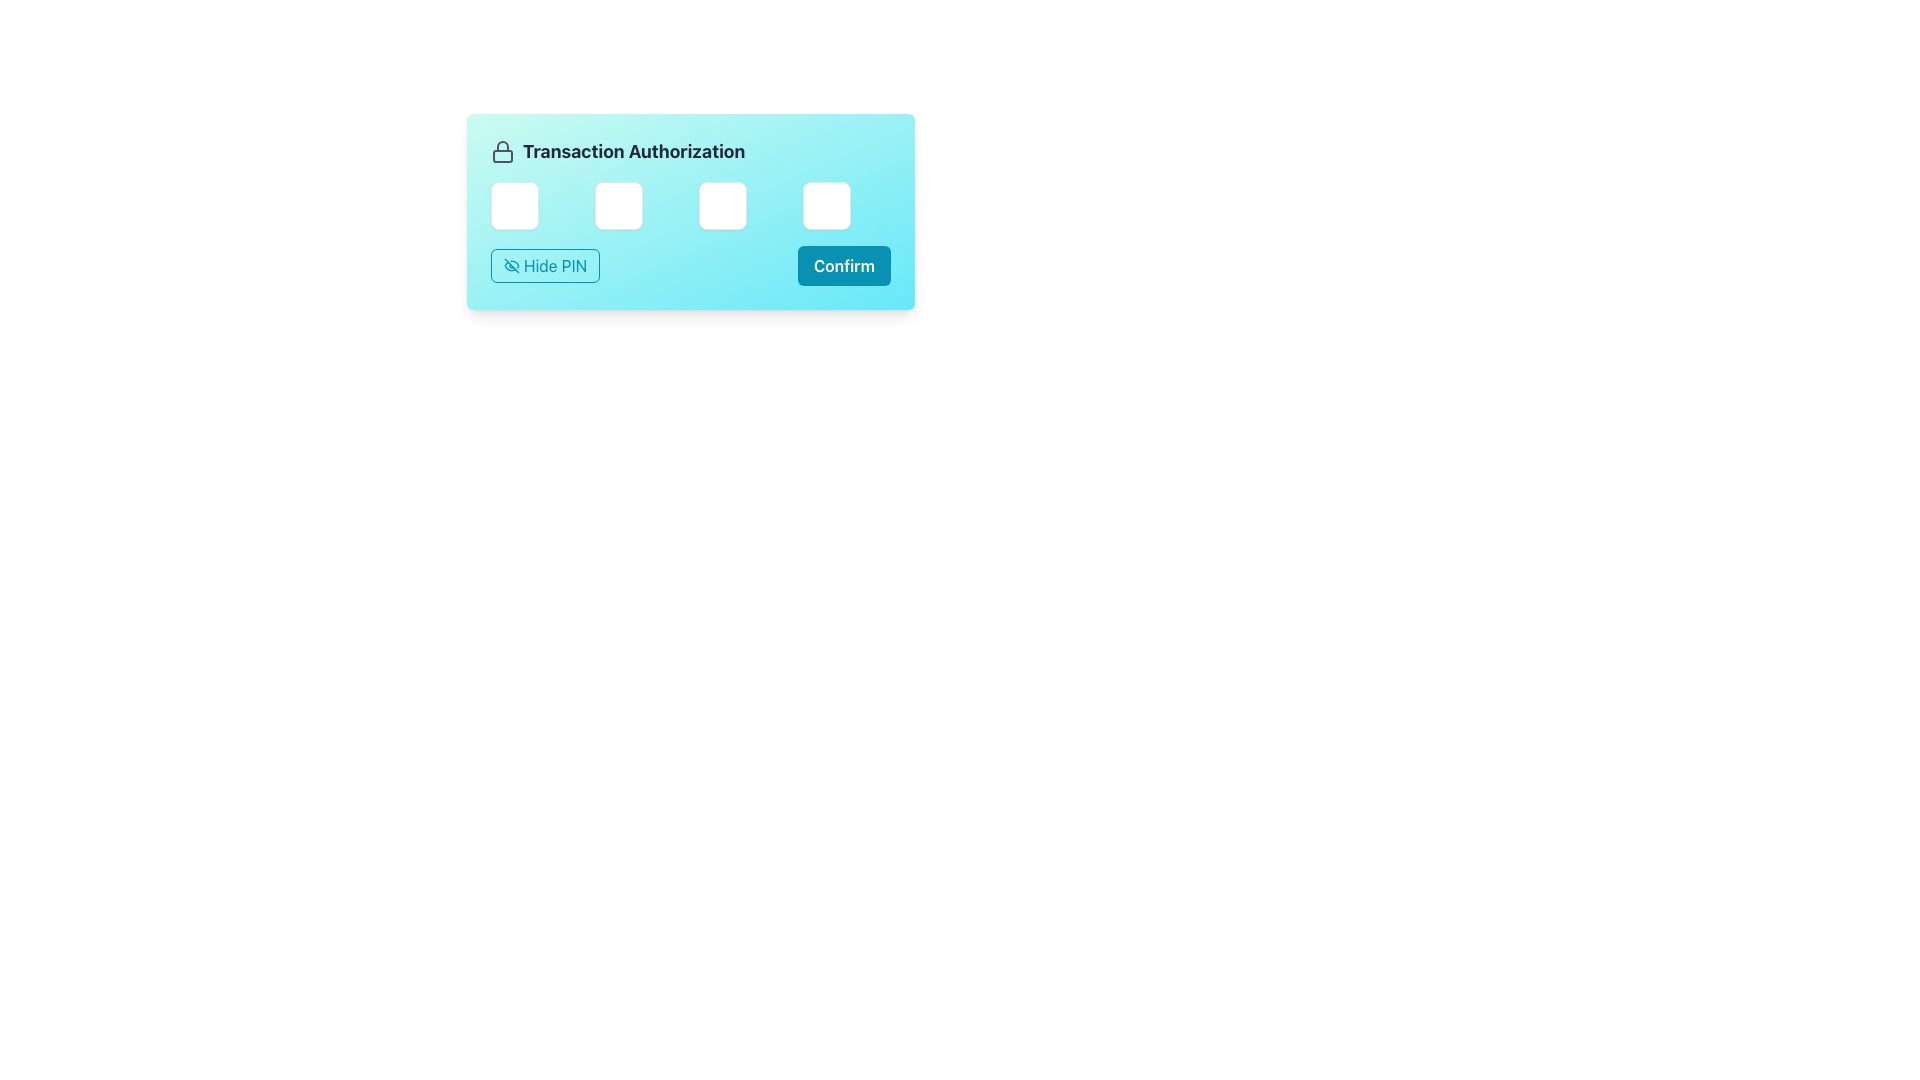 The width and height of the screenshot is (1920, 1080). I want to click on the eye icon with a slash that indicates functionality related to hiding sensitive information within the 'Hide PIN' button located at the bottom left of the transaction authorization interface, so click(512, 265).